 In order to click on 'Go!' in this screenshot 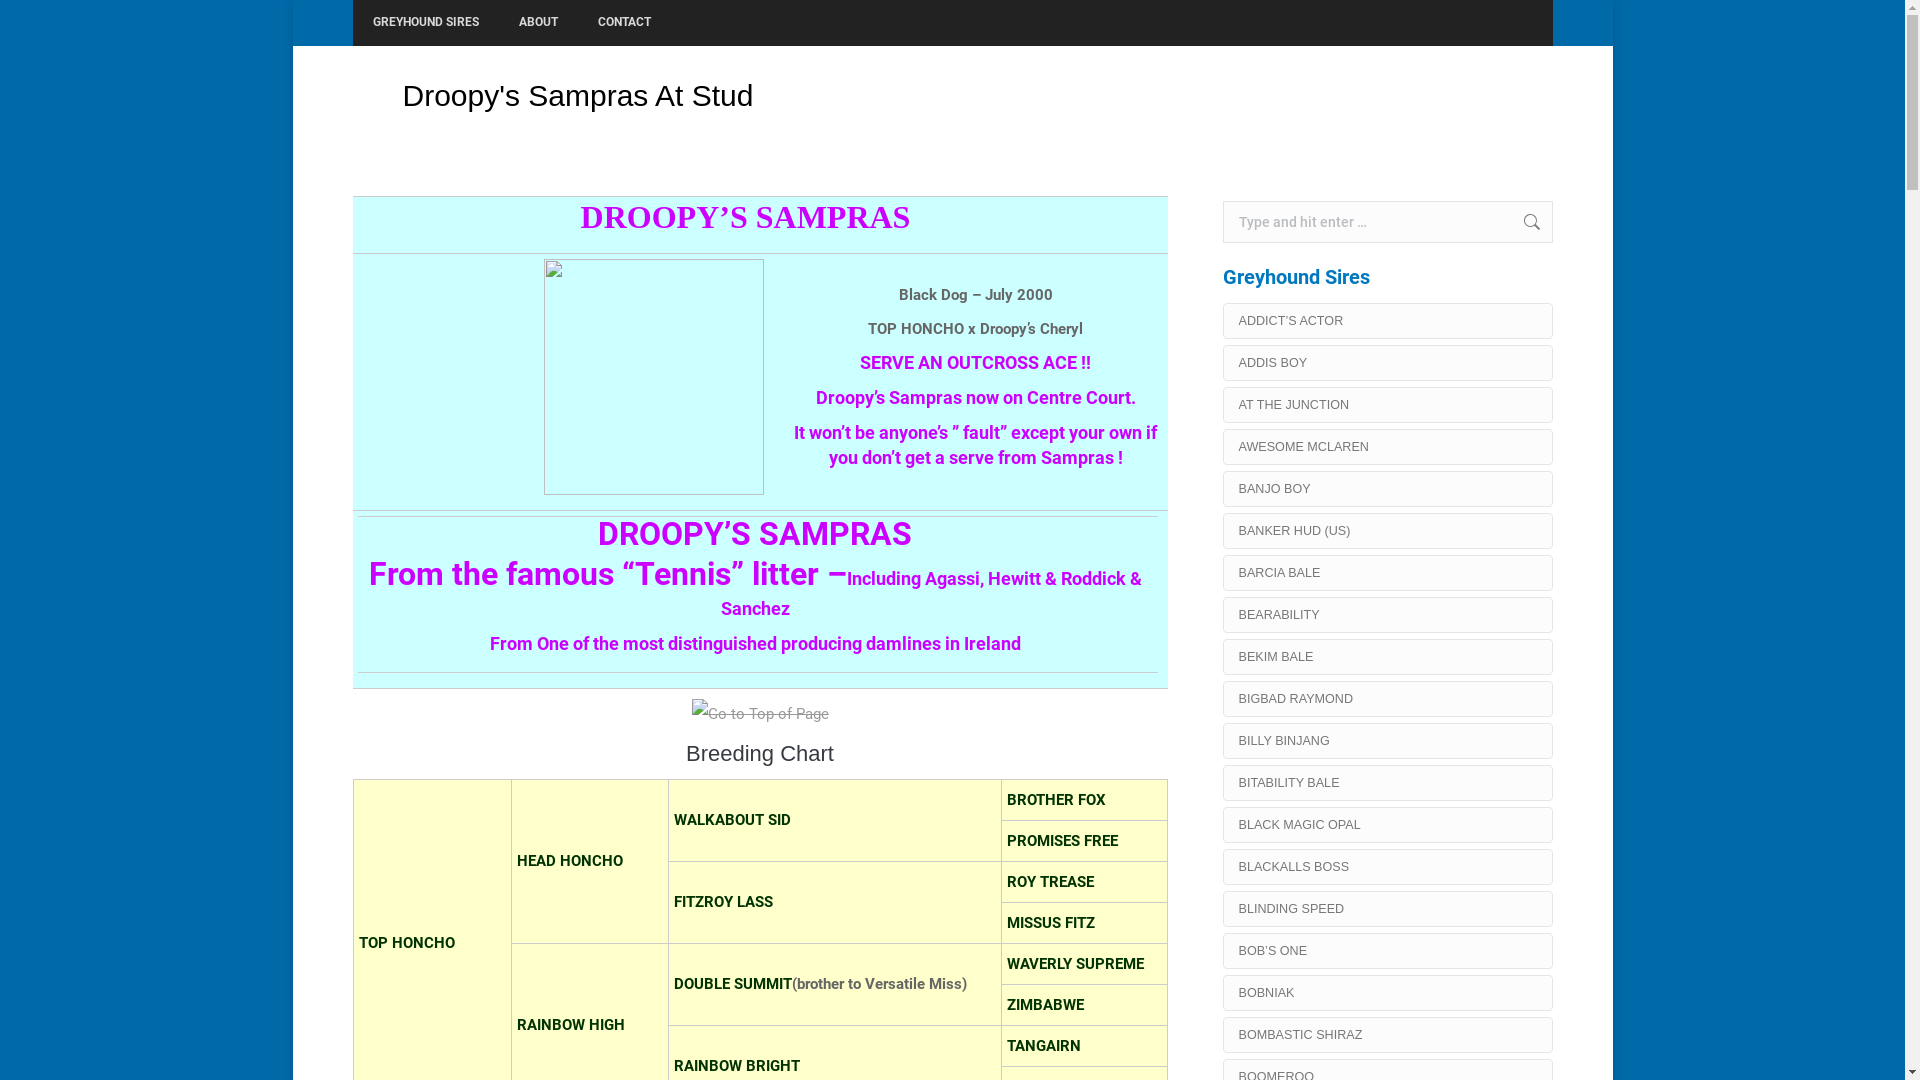, I will do `click(1520, 222)`.